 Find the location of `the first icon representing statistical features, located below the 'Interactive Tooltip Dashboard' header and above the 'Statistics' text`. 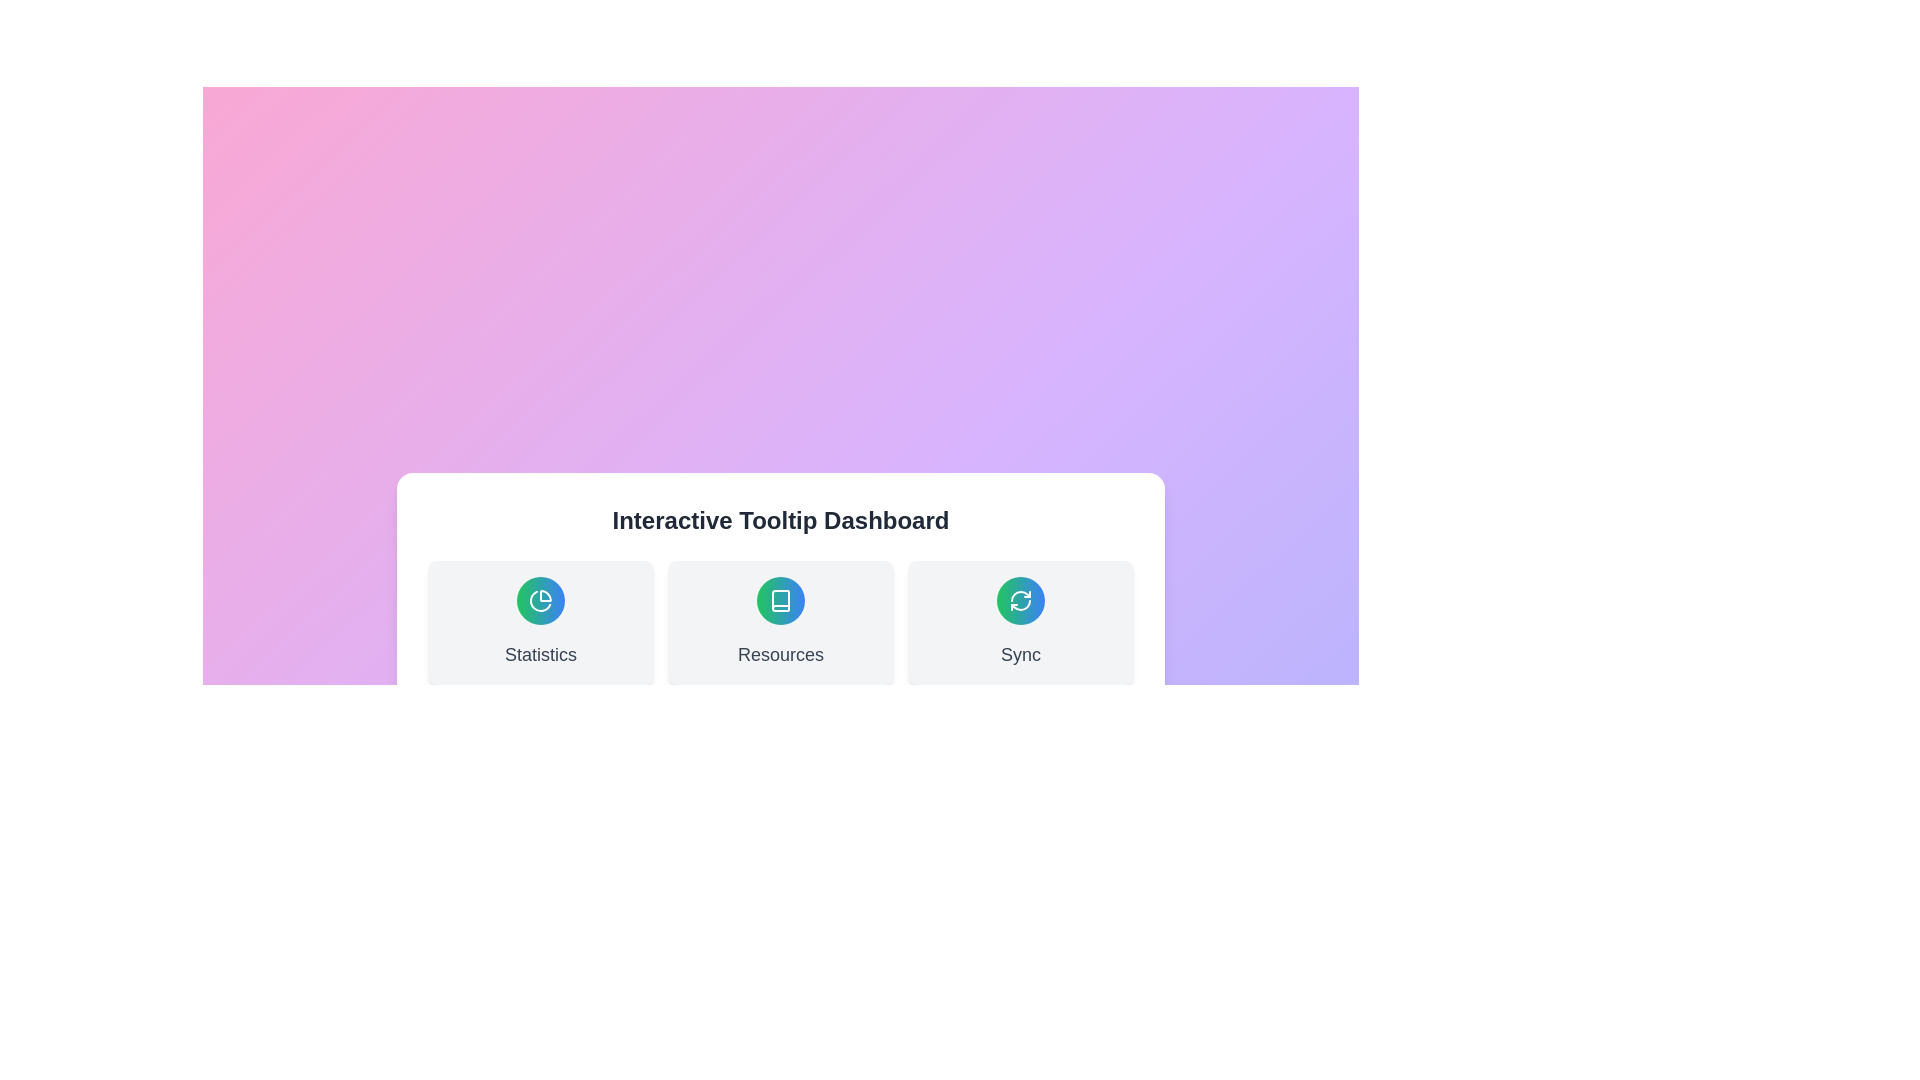

the first icon representing statistical features, located below the 'Interactive Tooltip Dashboard' header and above the 'Statistics' text is located at coordinates (540, 600).